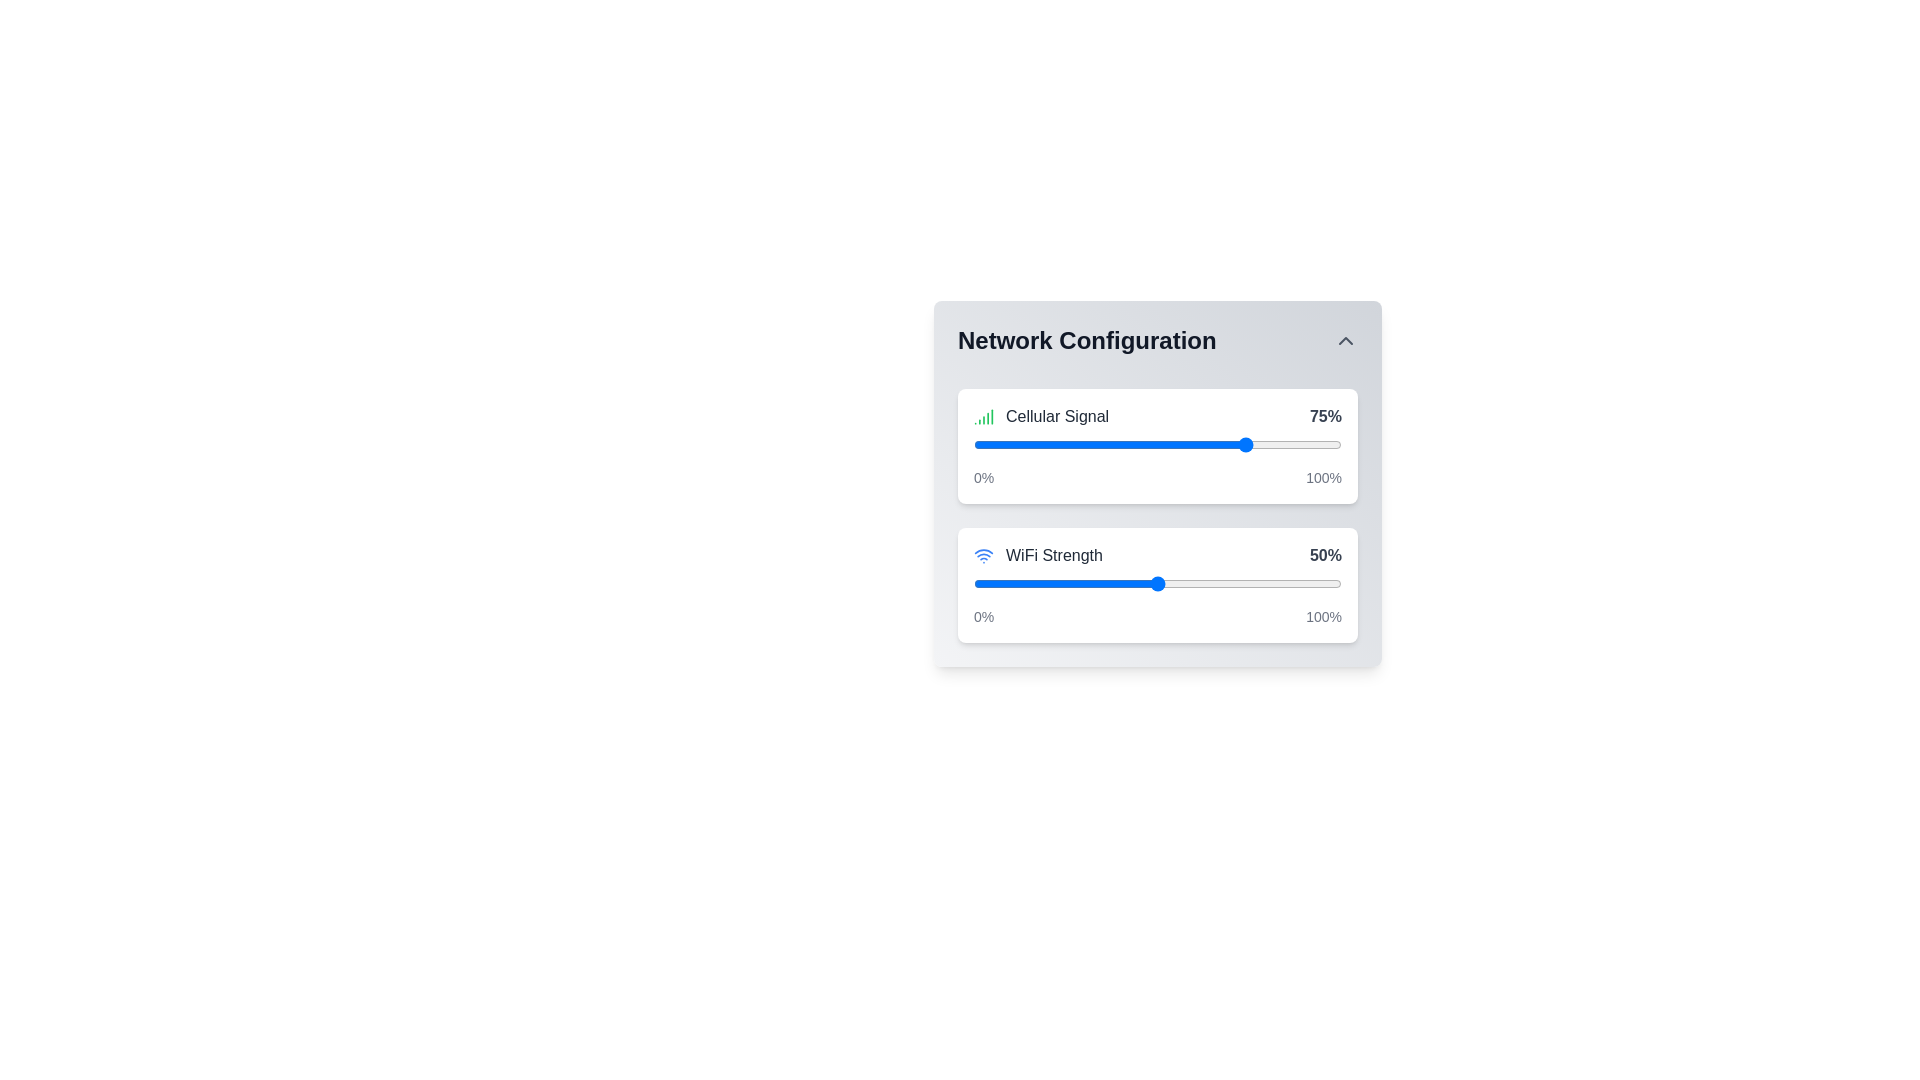 This screenshot has width=1920, height=1080. I want to click on the Cellular Signal strength, so click(1087, 443).